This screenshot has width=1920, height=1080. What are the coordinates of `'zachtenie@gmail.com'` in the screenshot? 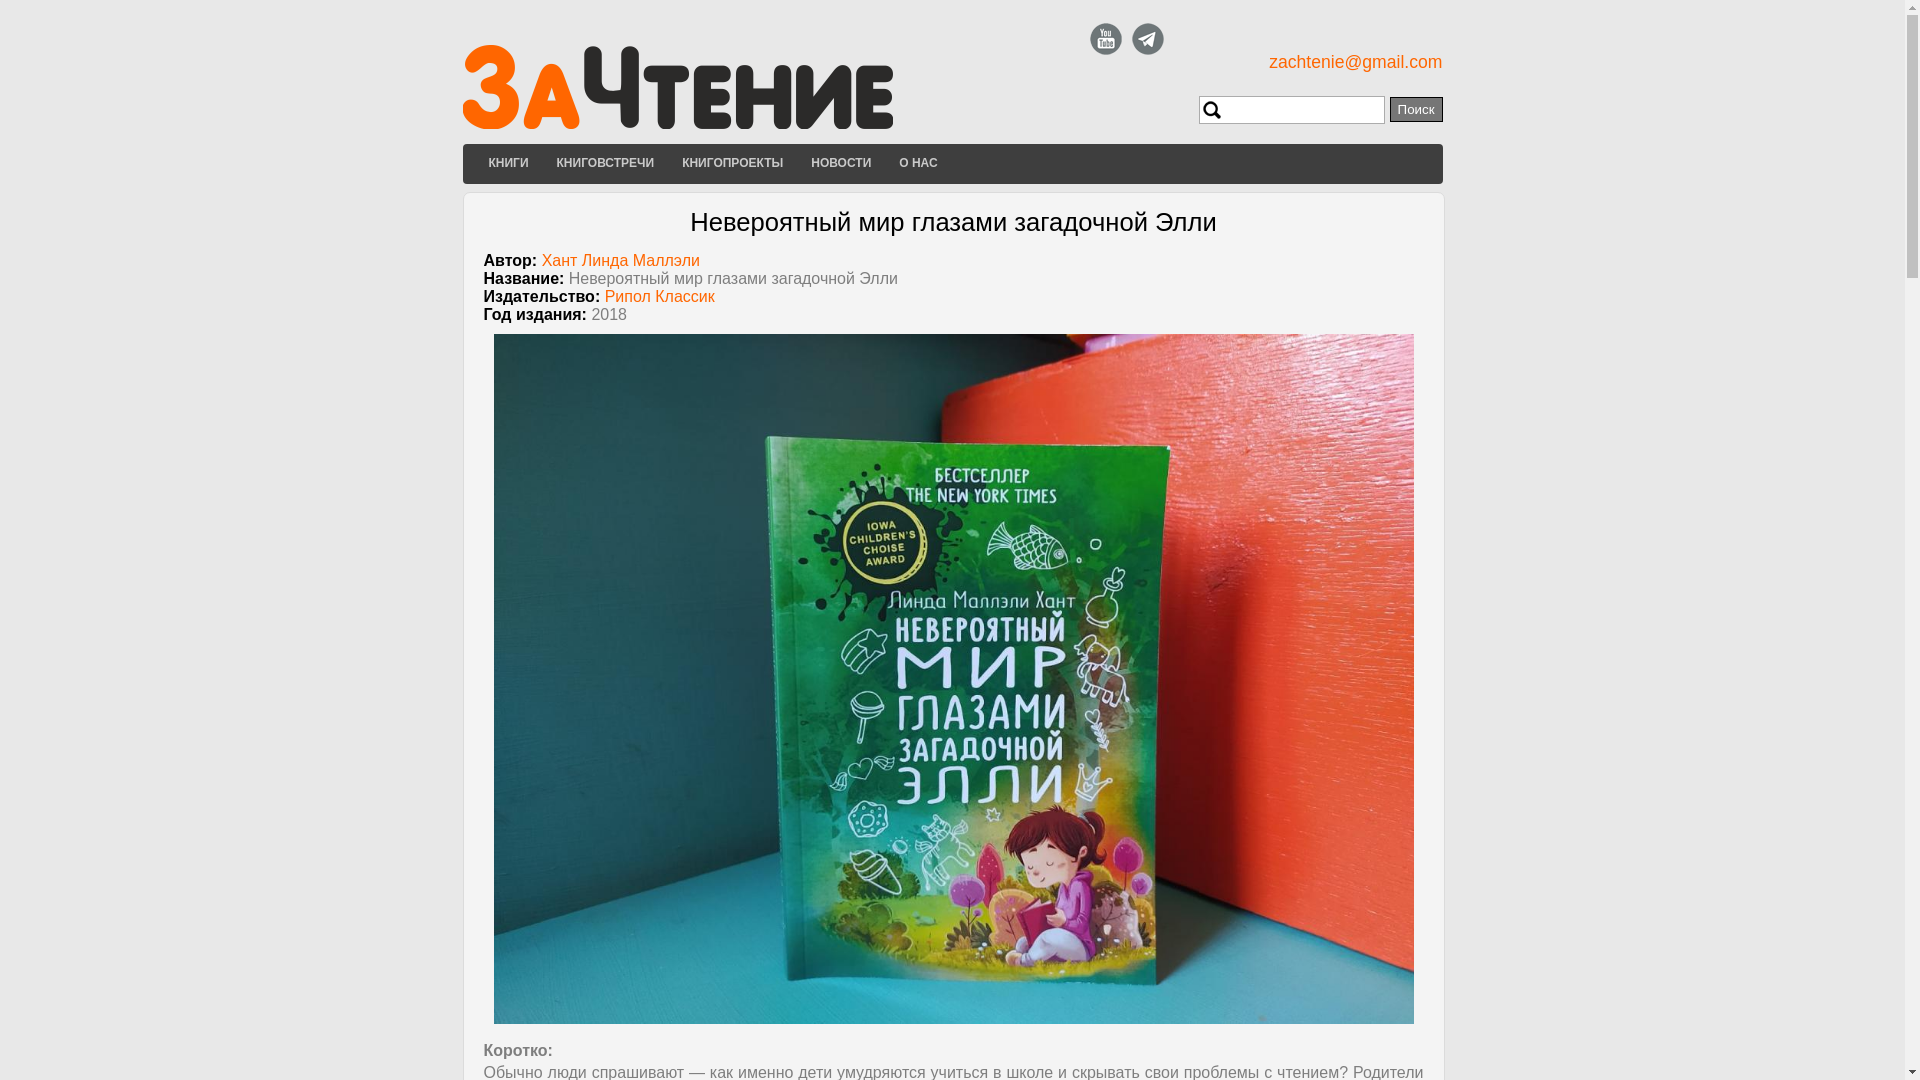 It's located at (1355, 60).